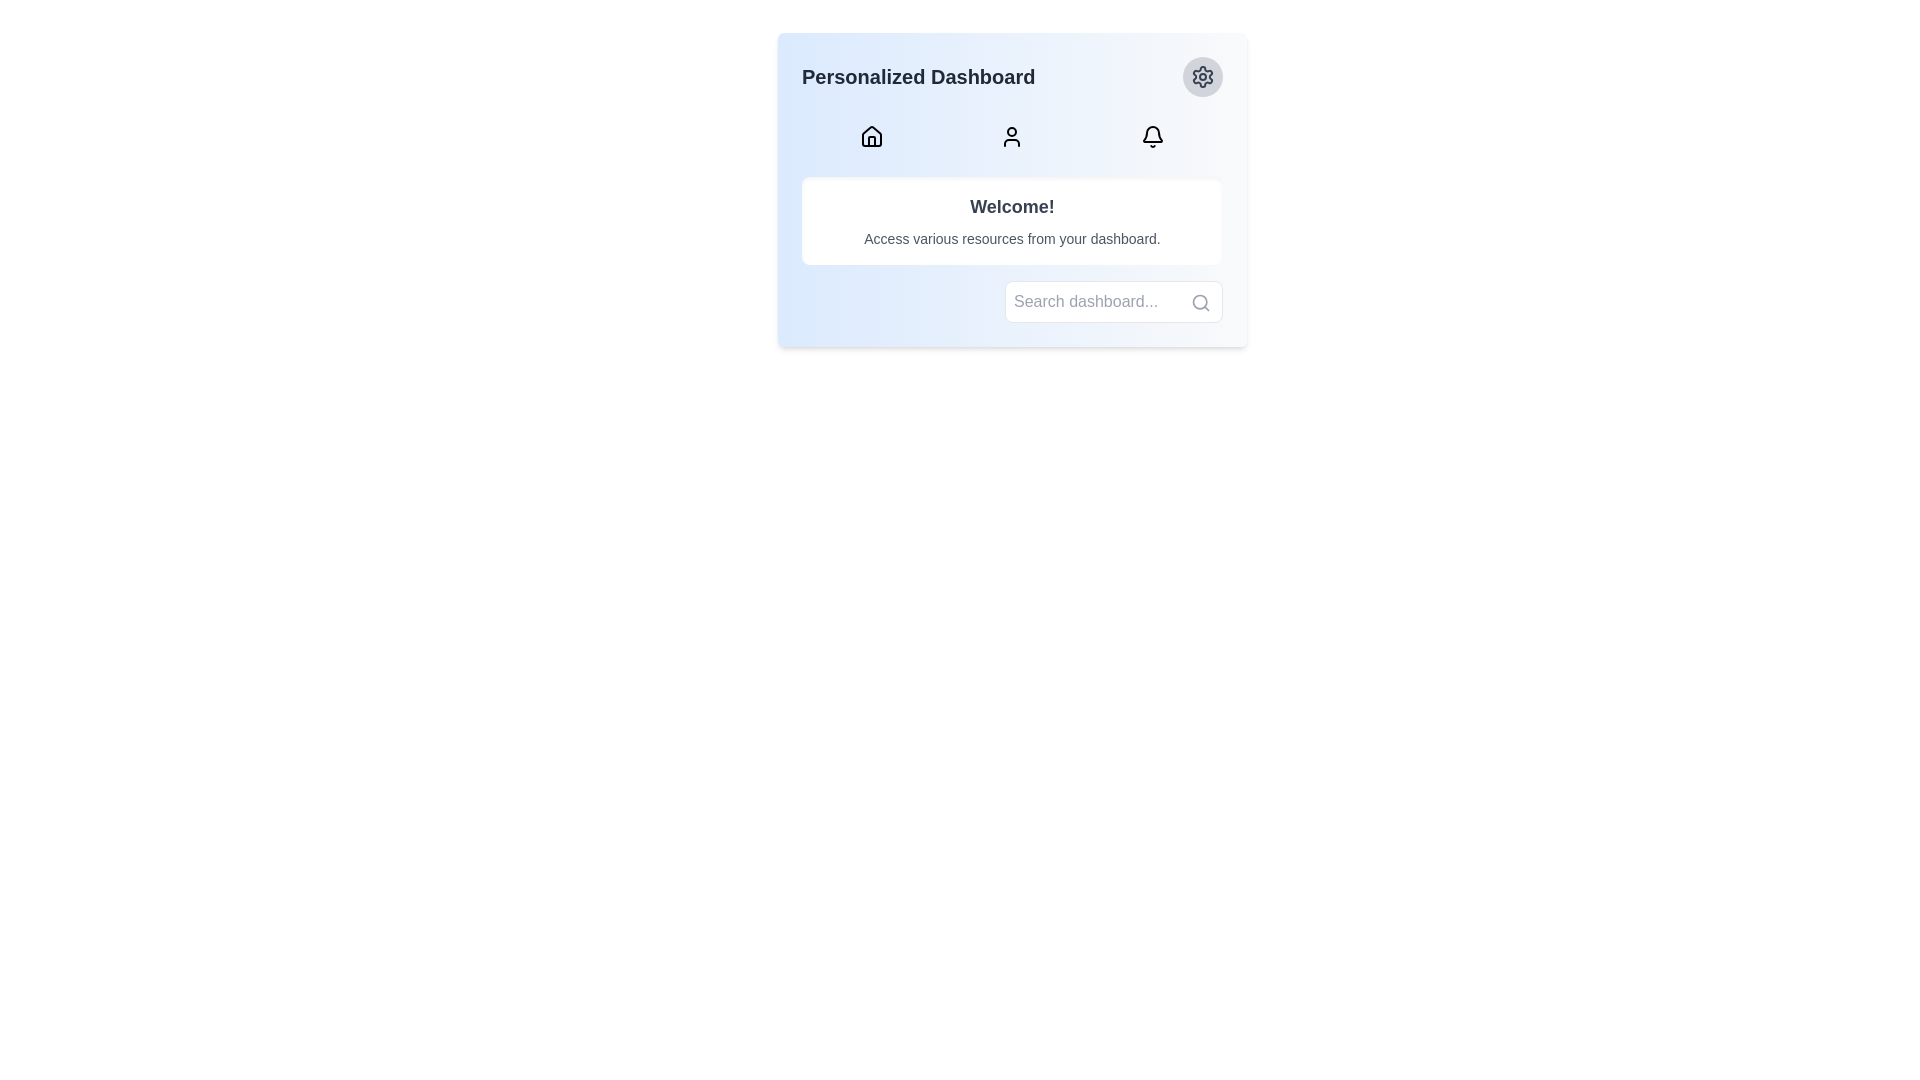 Image resolution: width=1920 pixels, height=1080 pixels. I want to click on the house-shaped icon in the navigation bar, so click(872, 135).